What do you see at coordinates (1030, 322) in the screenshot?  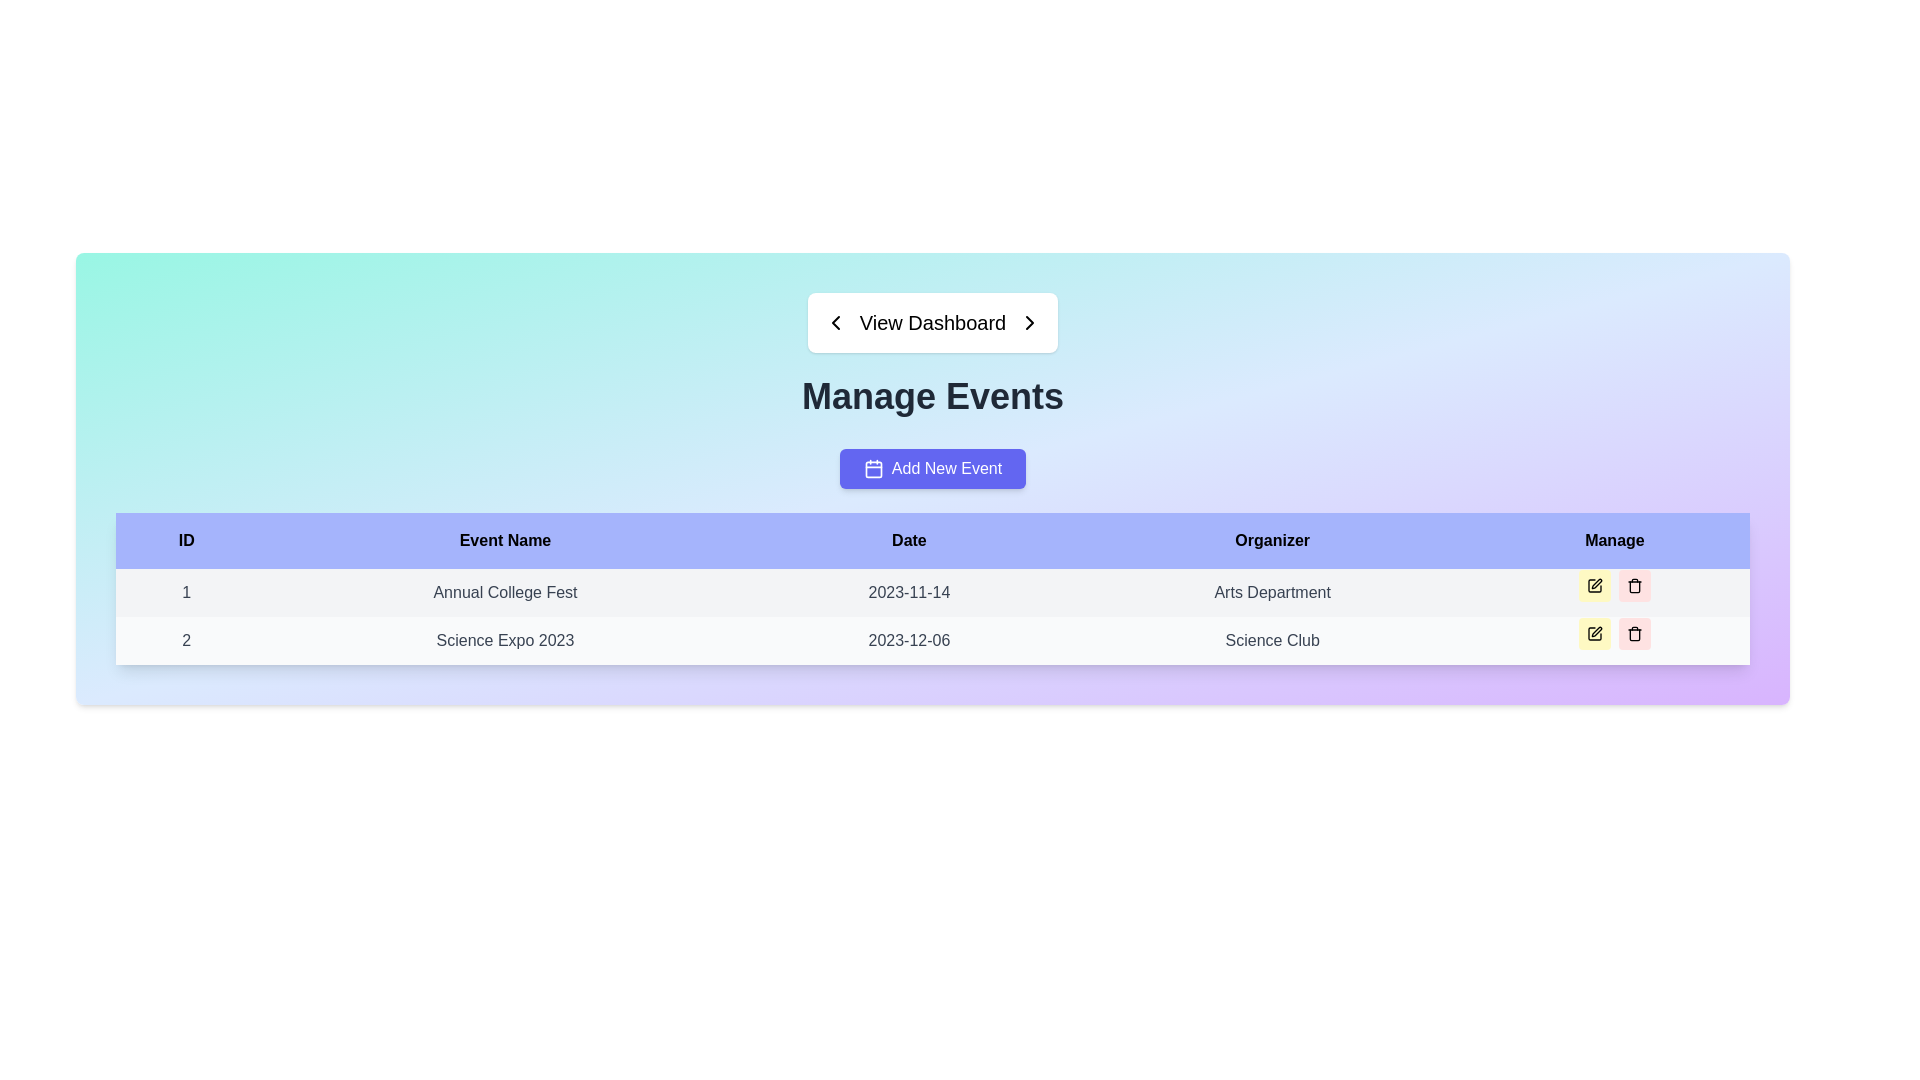 I see `the icon-based navigation button located to the right of the 'View Dashboard' text and the left-facing arrow icon` at bounding box center [1030, 322].